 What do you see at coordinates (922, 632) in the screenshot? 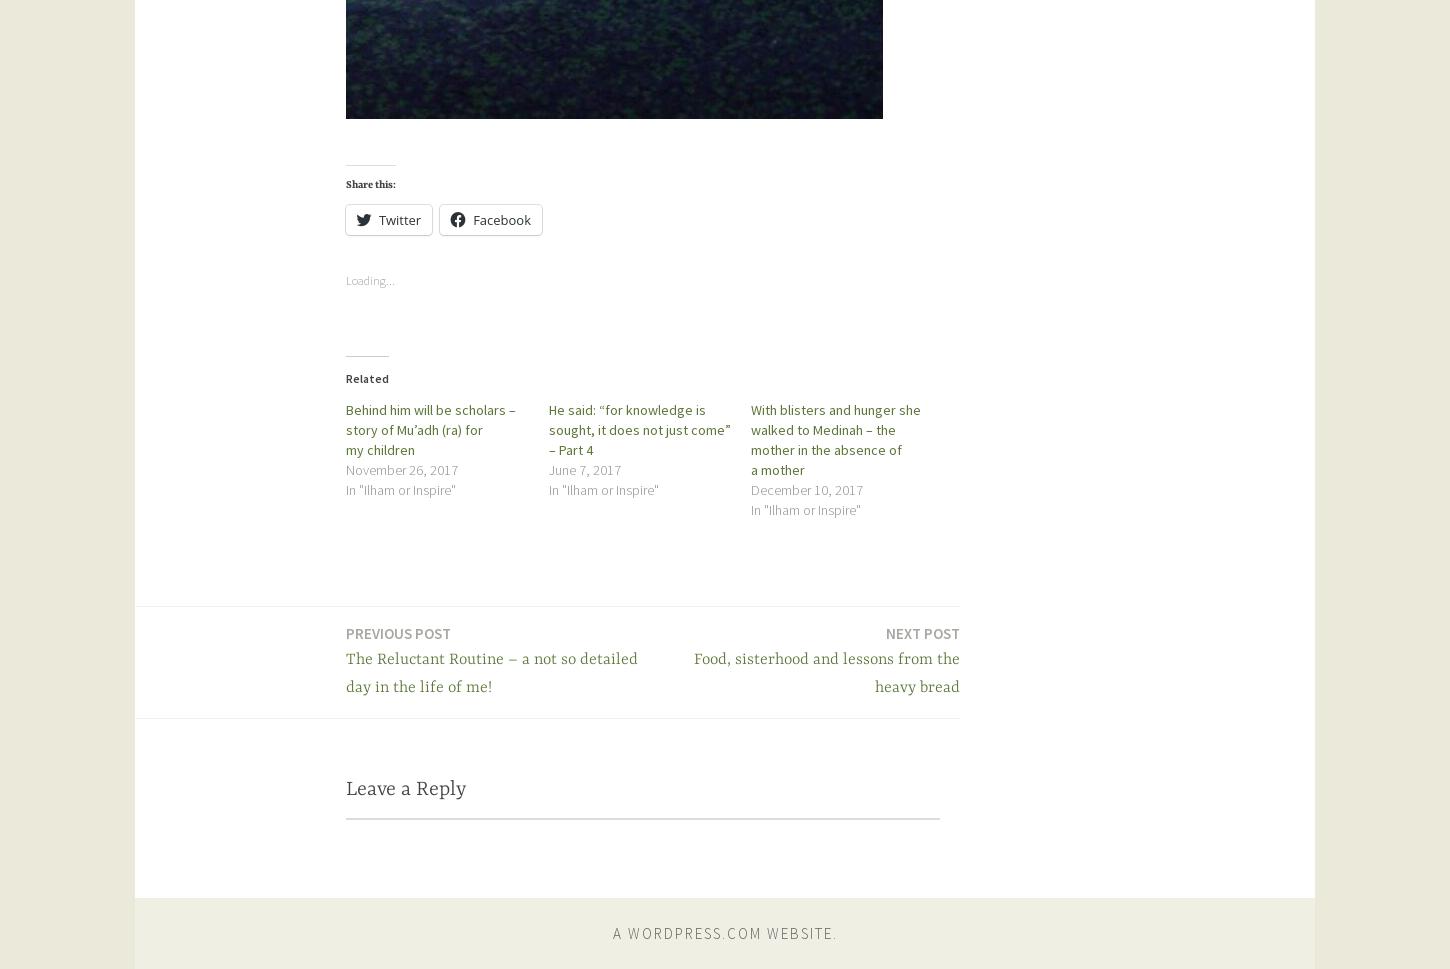
I see `'Next post'` at bounding box center [922, 632].